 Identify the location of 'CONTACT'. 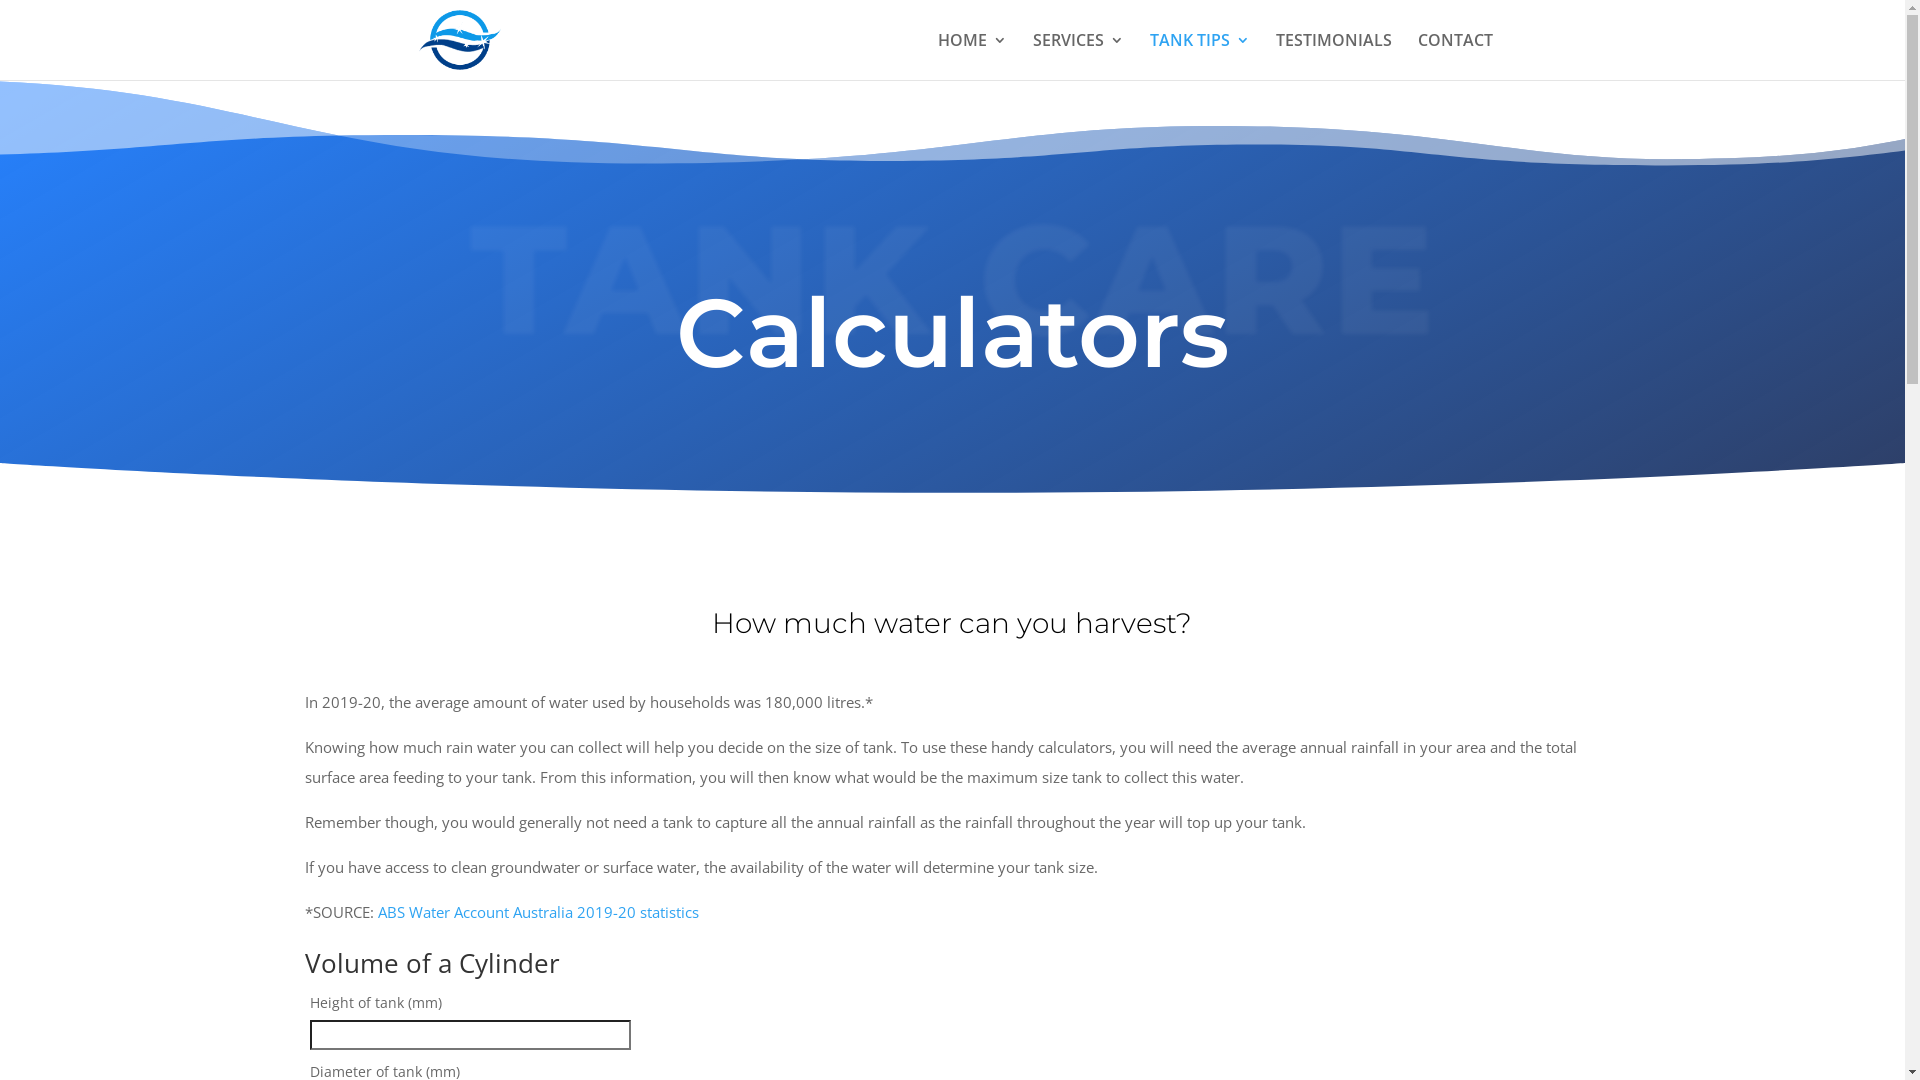
(1455, 55).